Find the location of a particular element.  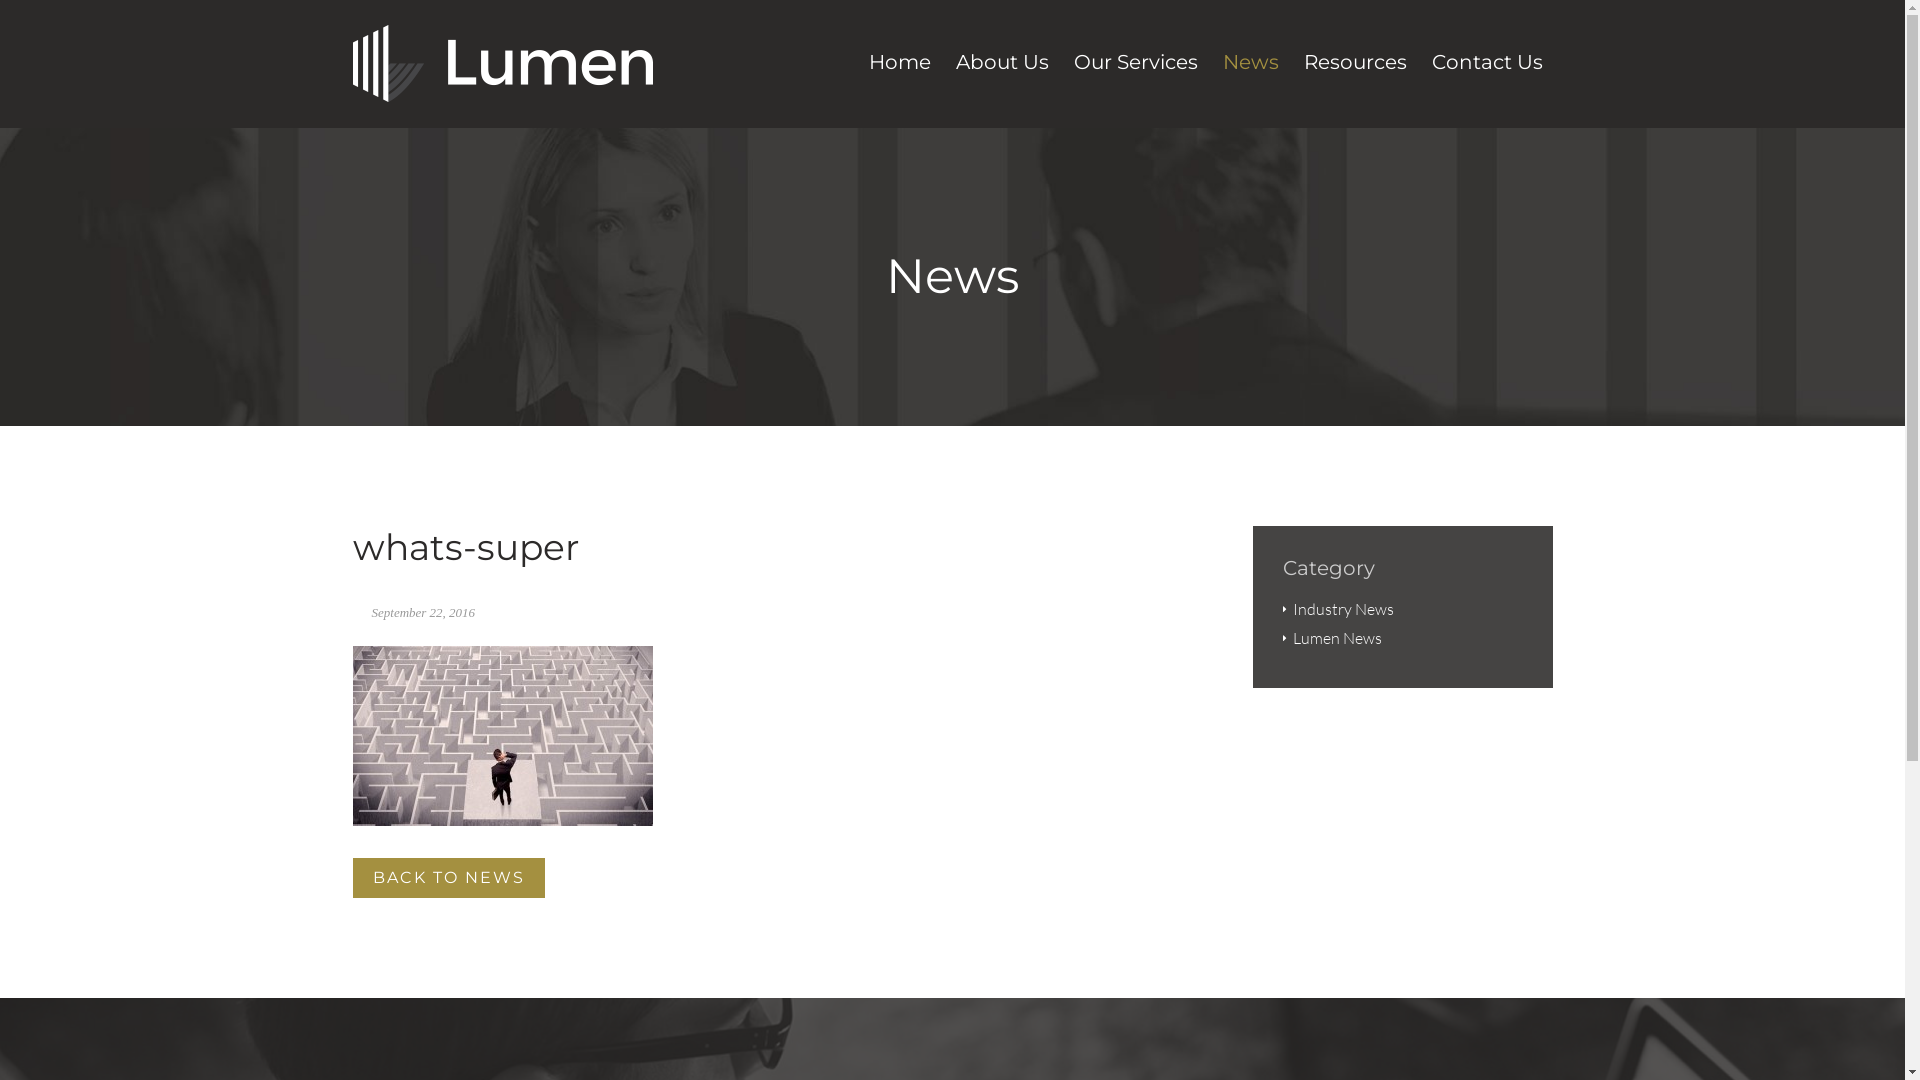

'Our Services' is located at coordinates (1136, 65).